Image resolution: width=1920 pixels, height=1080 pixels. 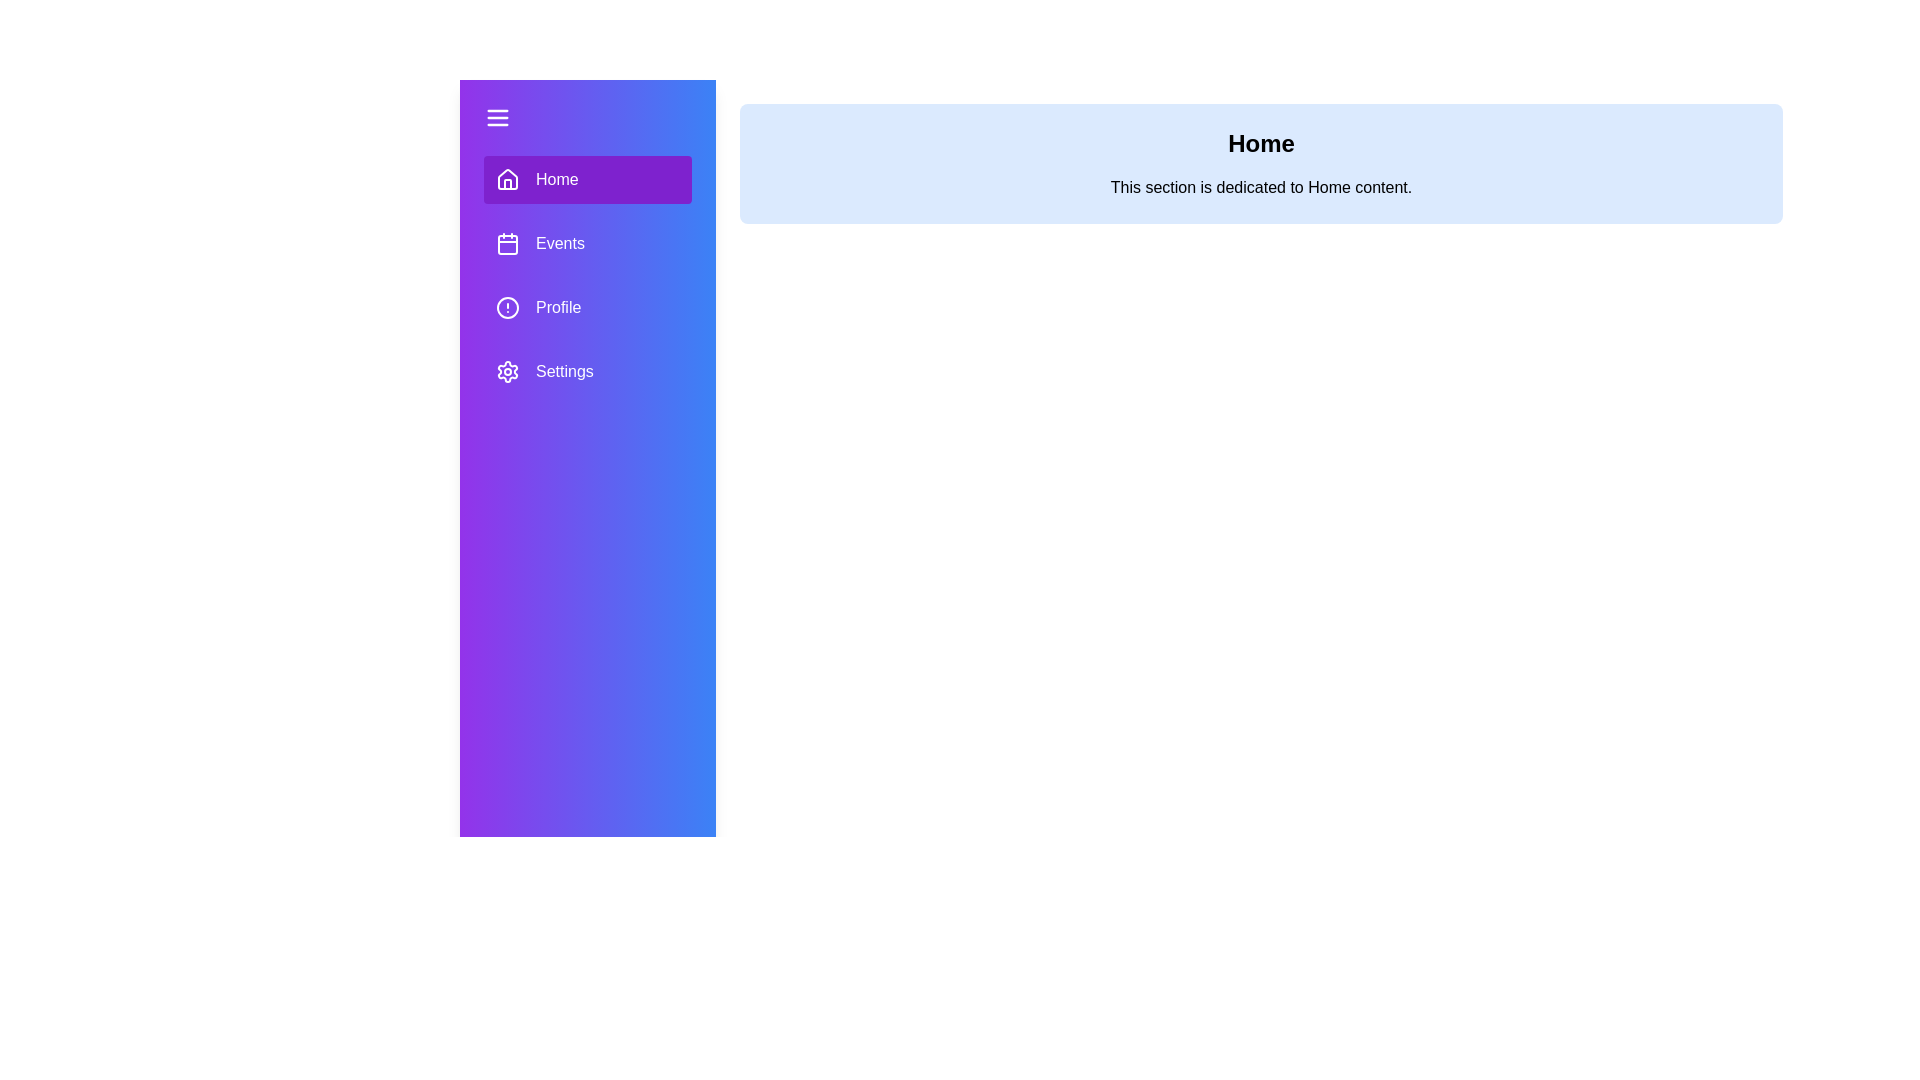 What do you see at coordinates (508, 242) in the screenshot?
I see `the calendar icon located in the 'Events' menu item, which is styled with rounded edges and a minimalistic outline` at bounding box center [508, 242].